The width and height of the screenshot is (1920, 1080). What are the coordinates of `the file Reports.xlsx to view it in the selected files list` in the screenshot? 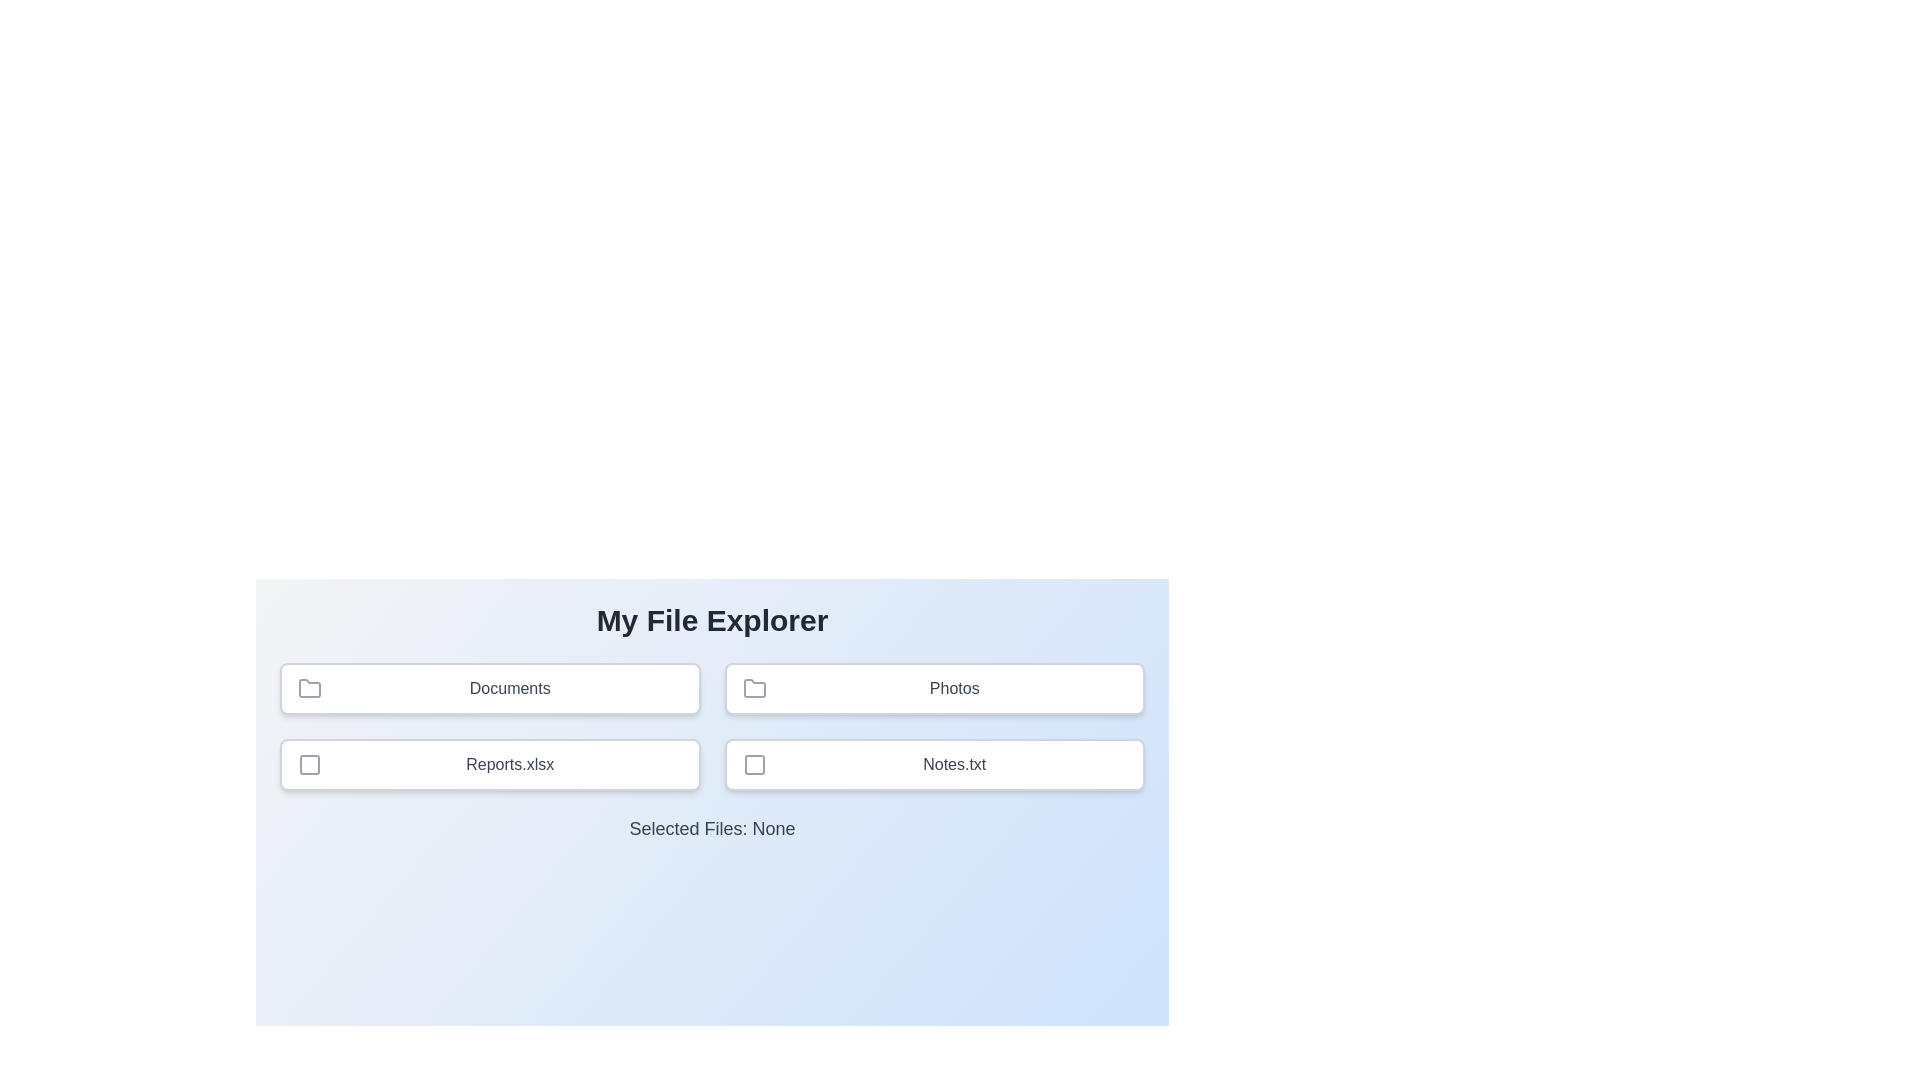 It's located at (490, 764).